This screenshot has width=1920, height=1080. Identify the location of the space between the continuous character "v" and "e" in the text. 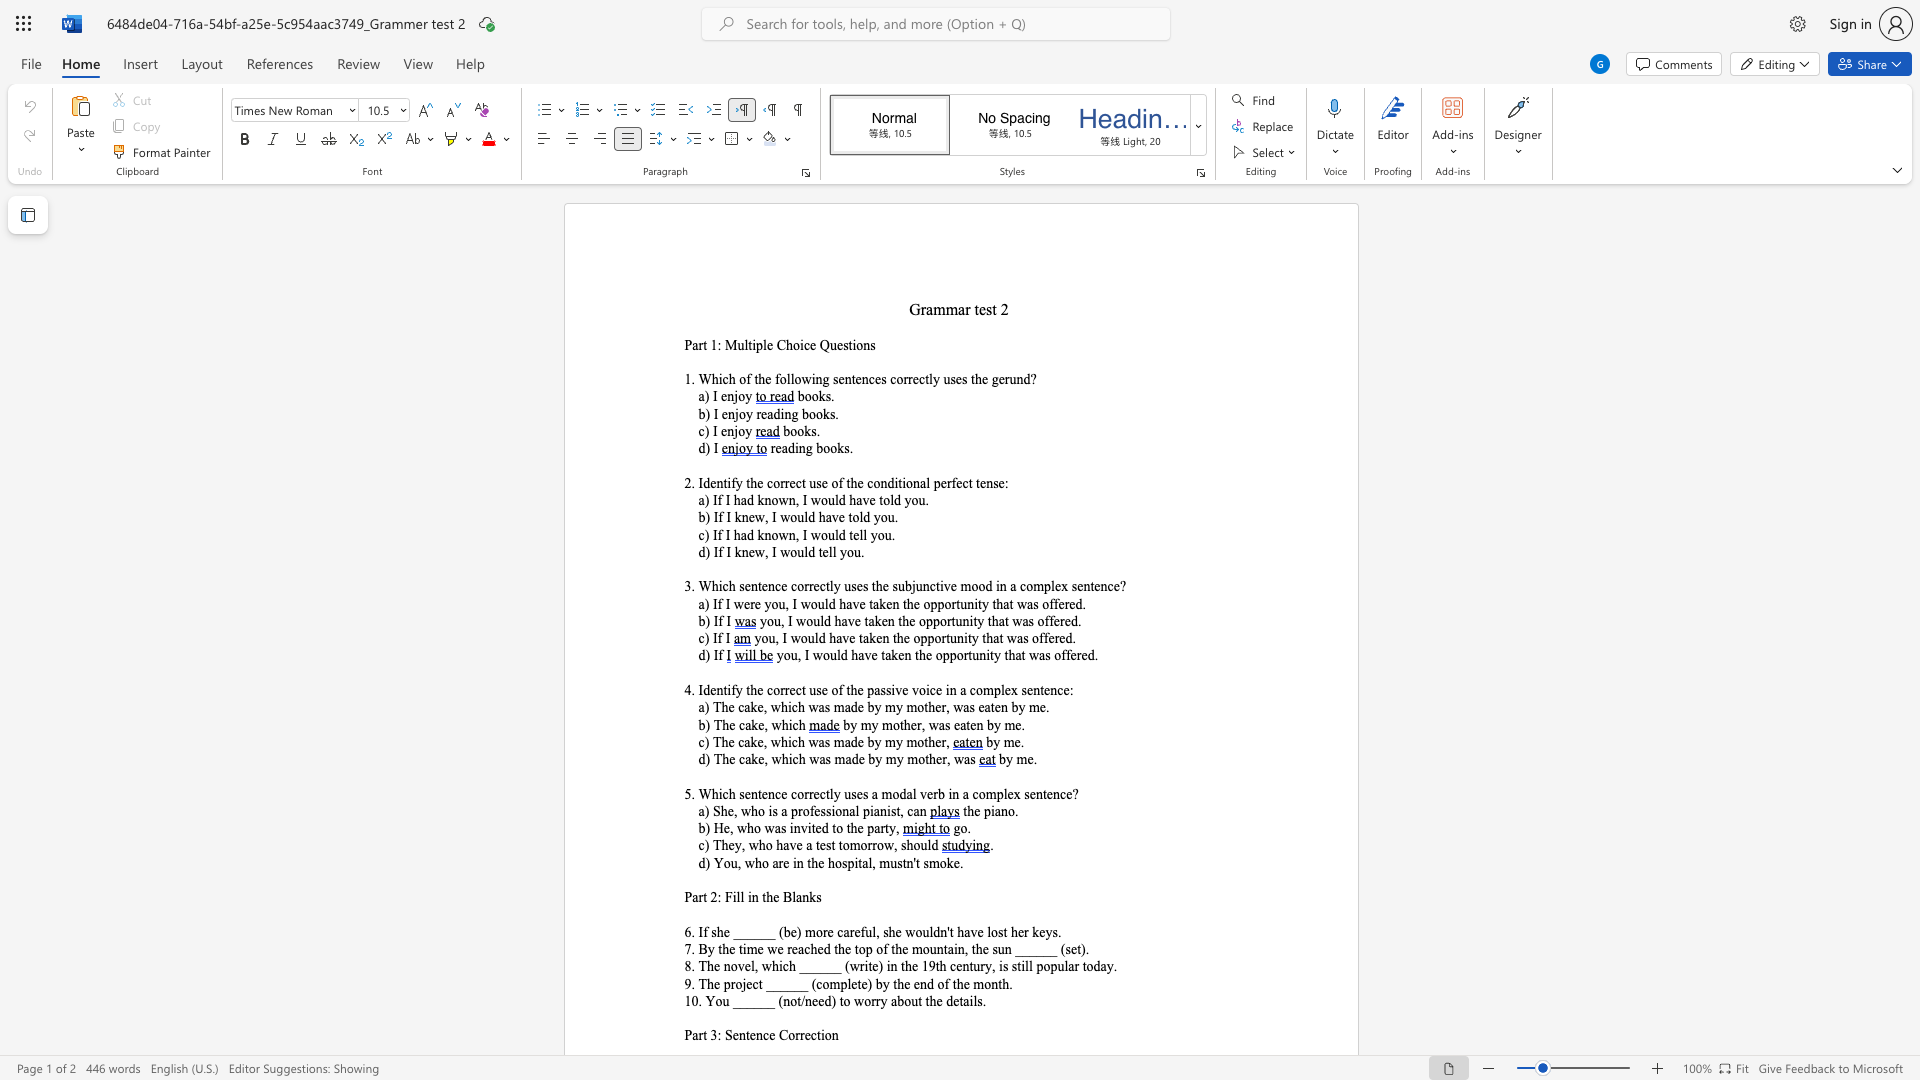
(871, 655).